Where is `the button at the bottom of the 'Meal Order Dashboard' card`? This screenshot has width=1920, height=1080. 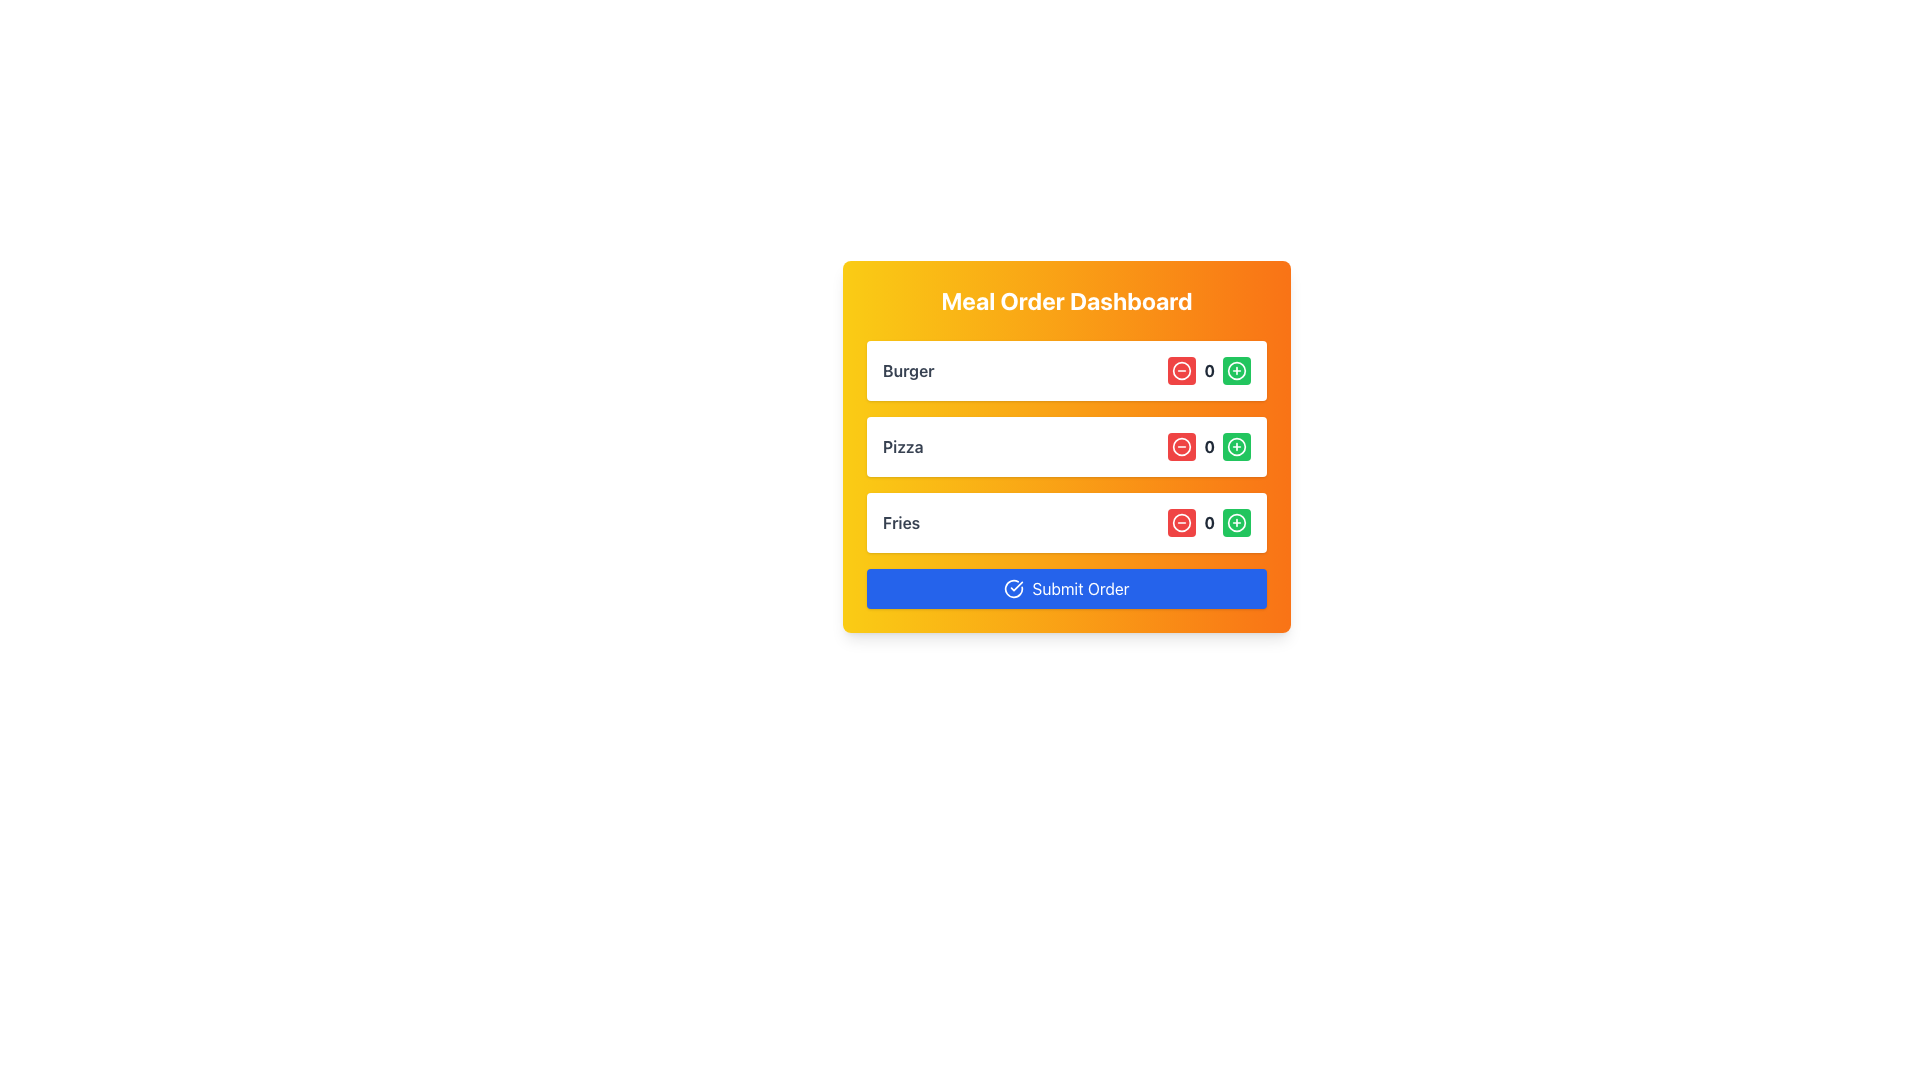
the button at the bottom of the 'Meal Order Dashboard' card is located at coordinates (1065, 588).